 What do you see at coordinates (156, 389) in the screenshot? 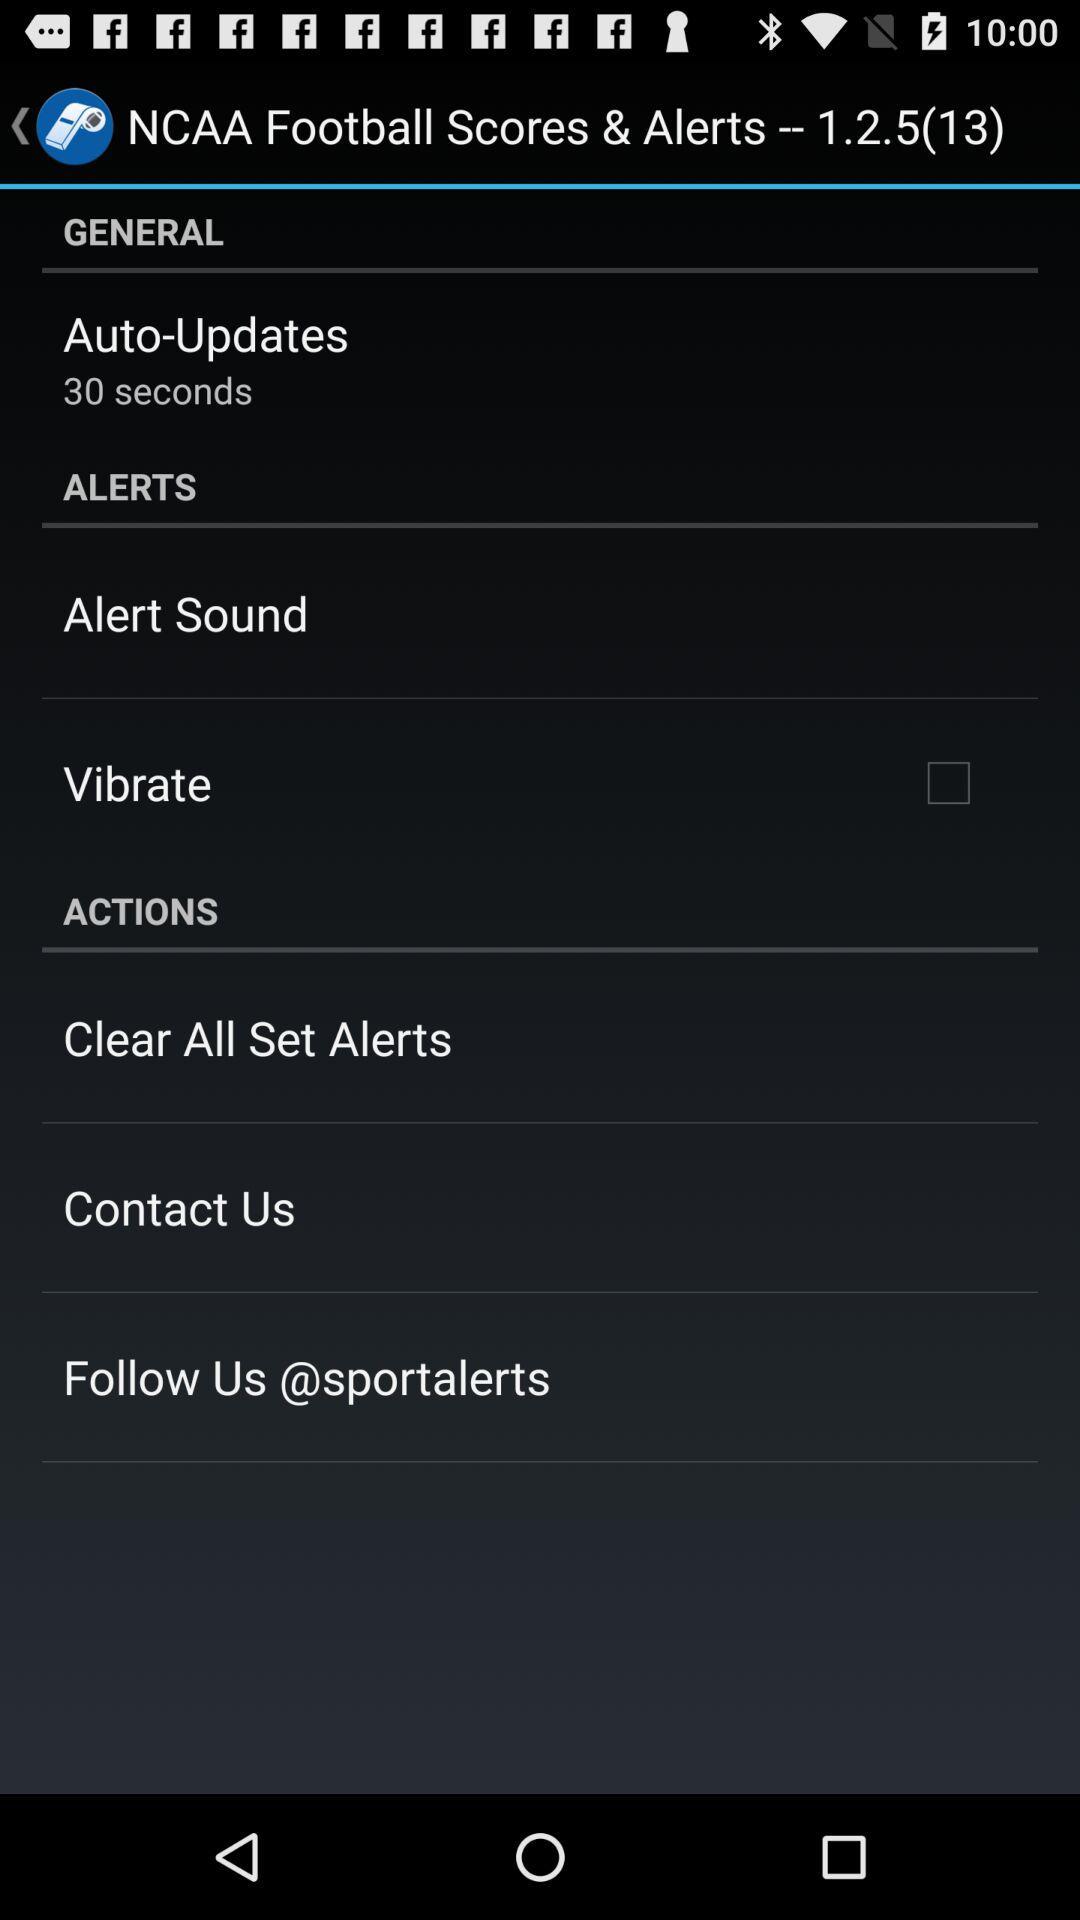
I see `the app above the alerts item` at bounding box center [156, 389].